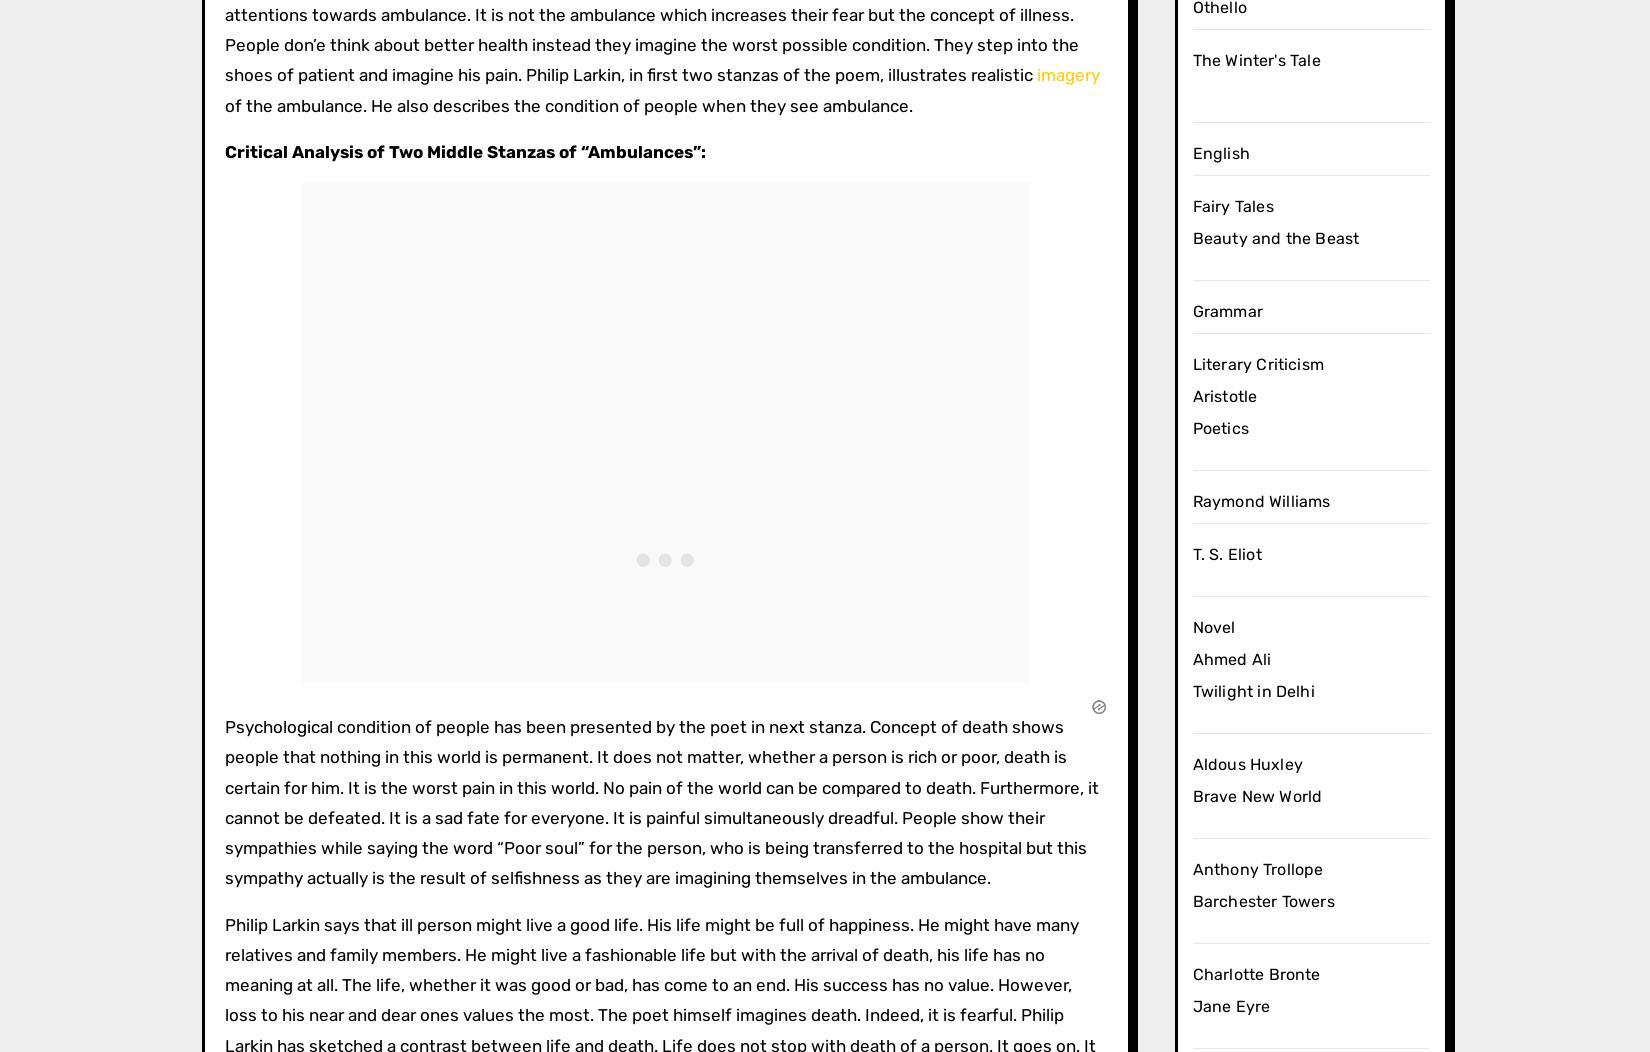  I want to click on '|', so click(440, 301).